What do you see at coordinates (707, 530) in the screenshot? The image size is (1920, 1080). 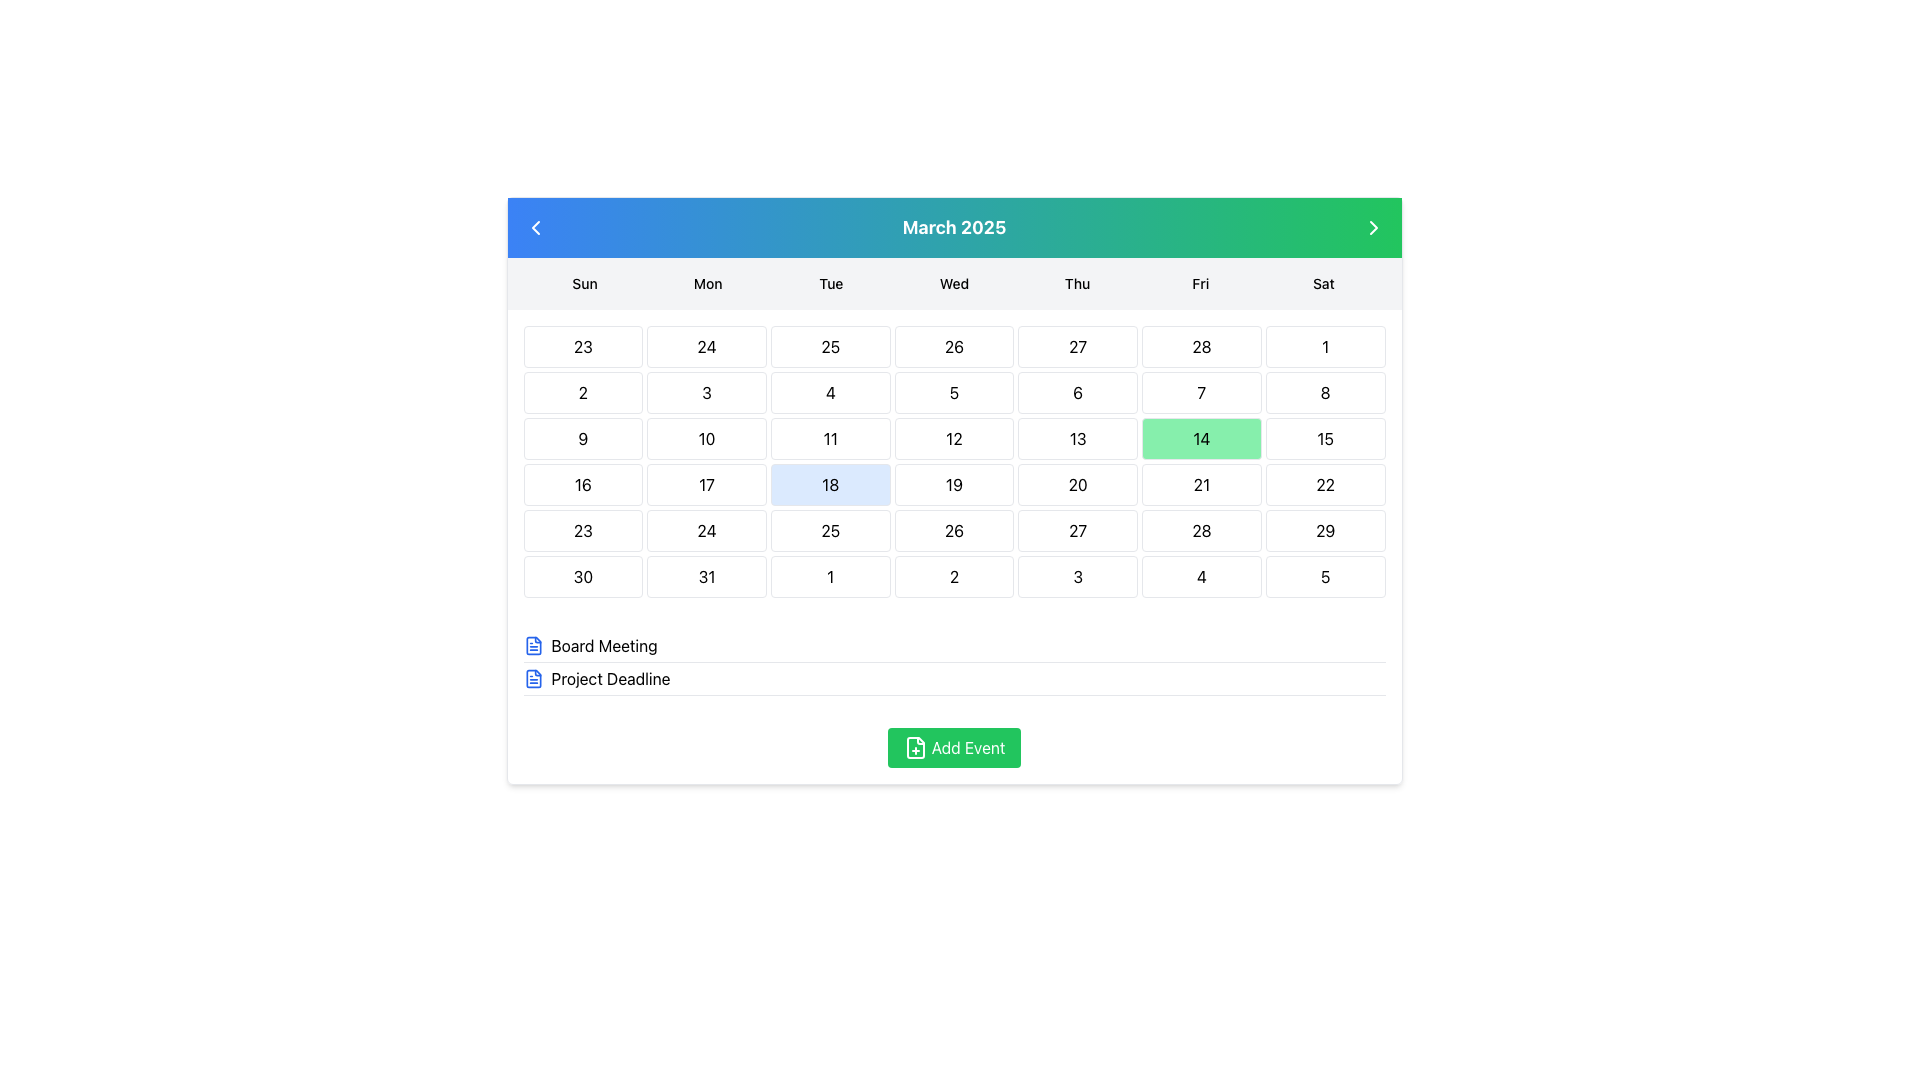 I see `the button labeled '24', which is a rectangular button with a white background and black text` at bounding box center [707, 530].